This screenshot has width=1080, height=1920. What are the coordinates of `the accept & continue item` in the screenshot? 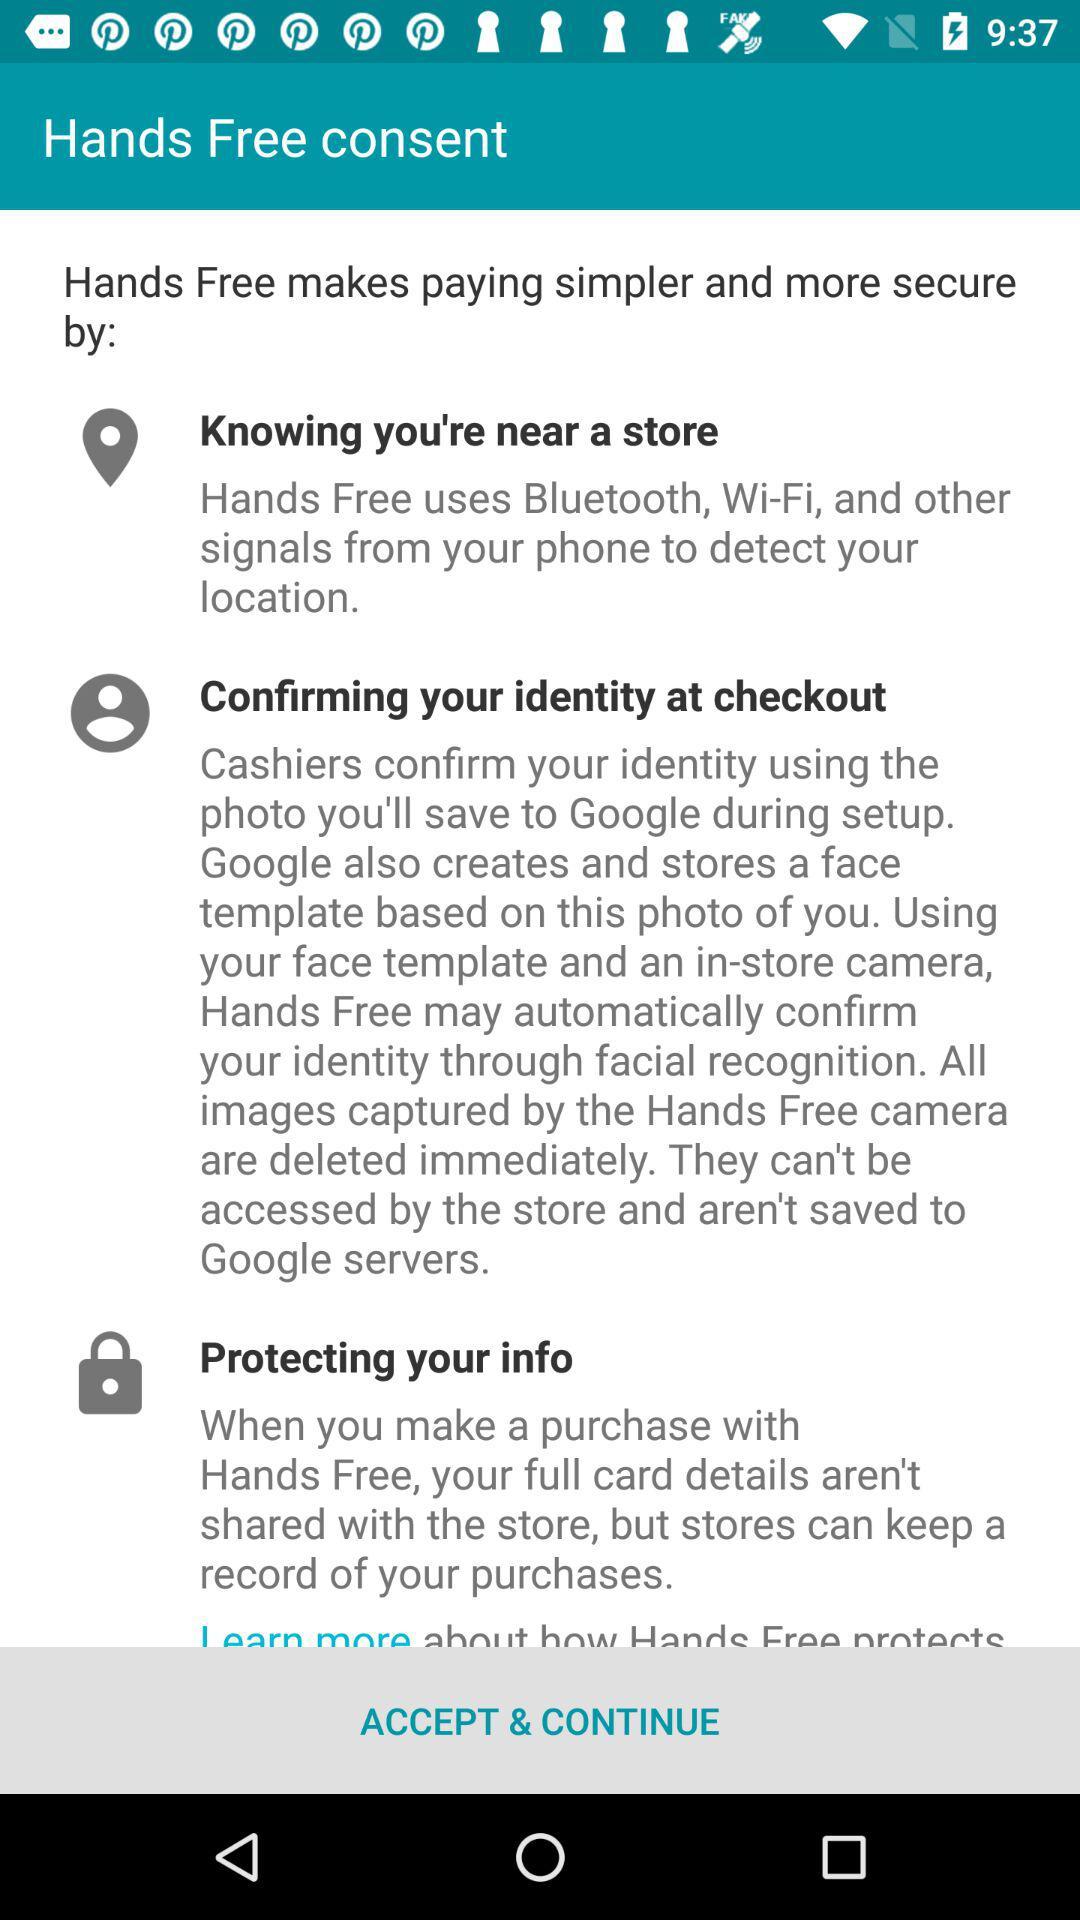 It's located at (540, 1719).